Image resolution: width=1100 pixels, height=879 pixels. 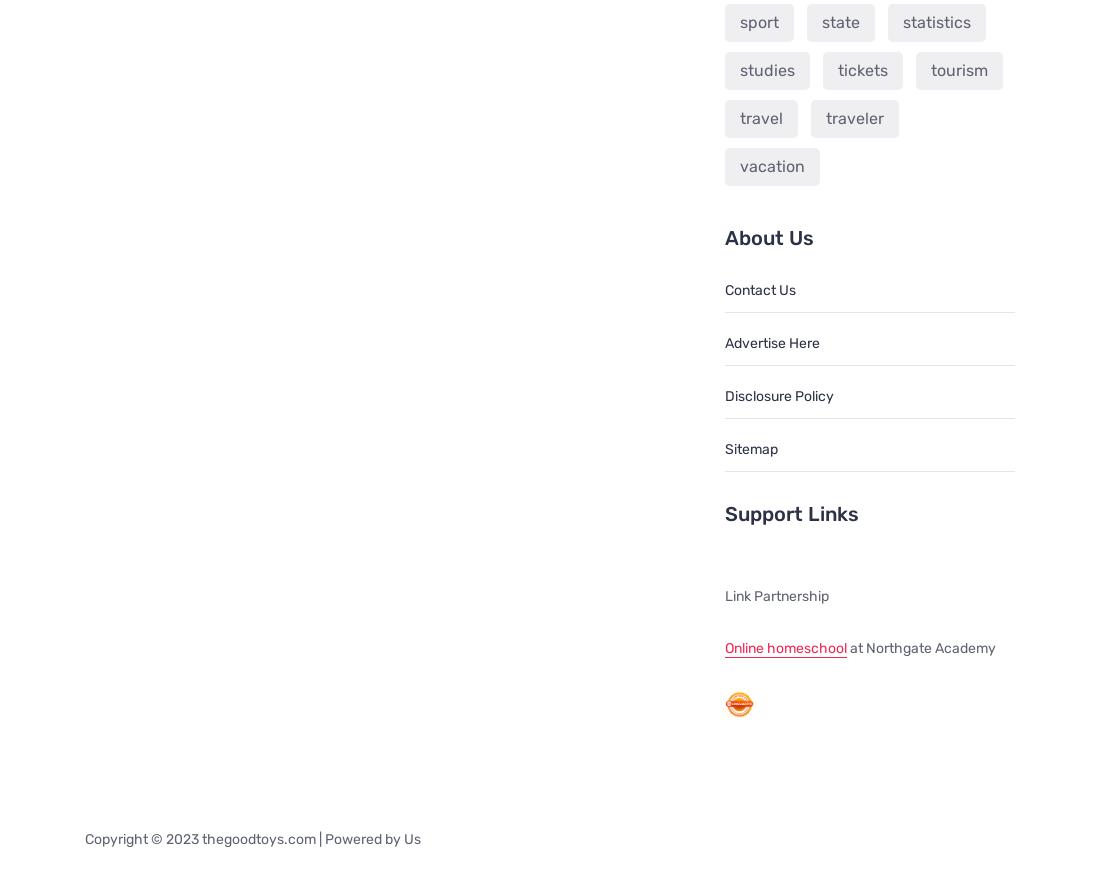 I want to click on 'studies', so click(x=766, y=69).